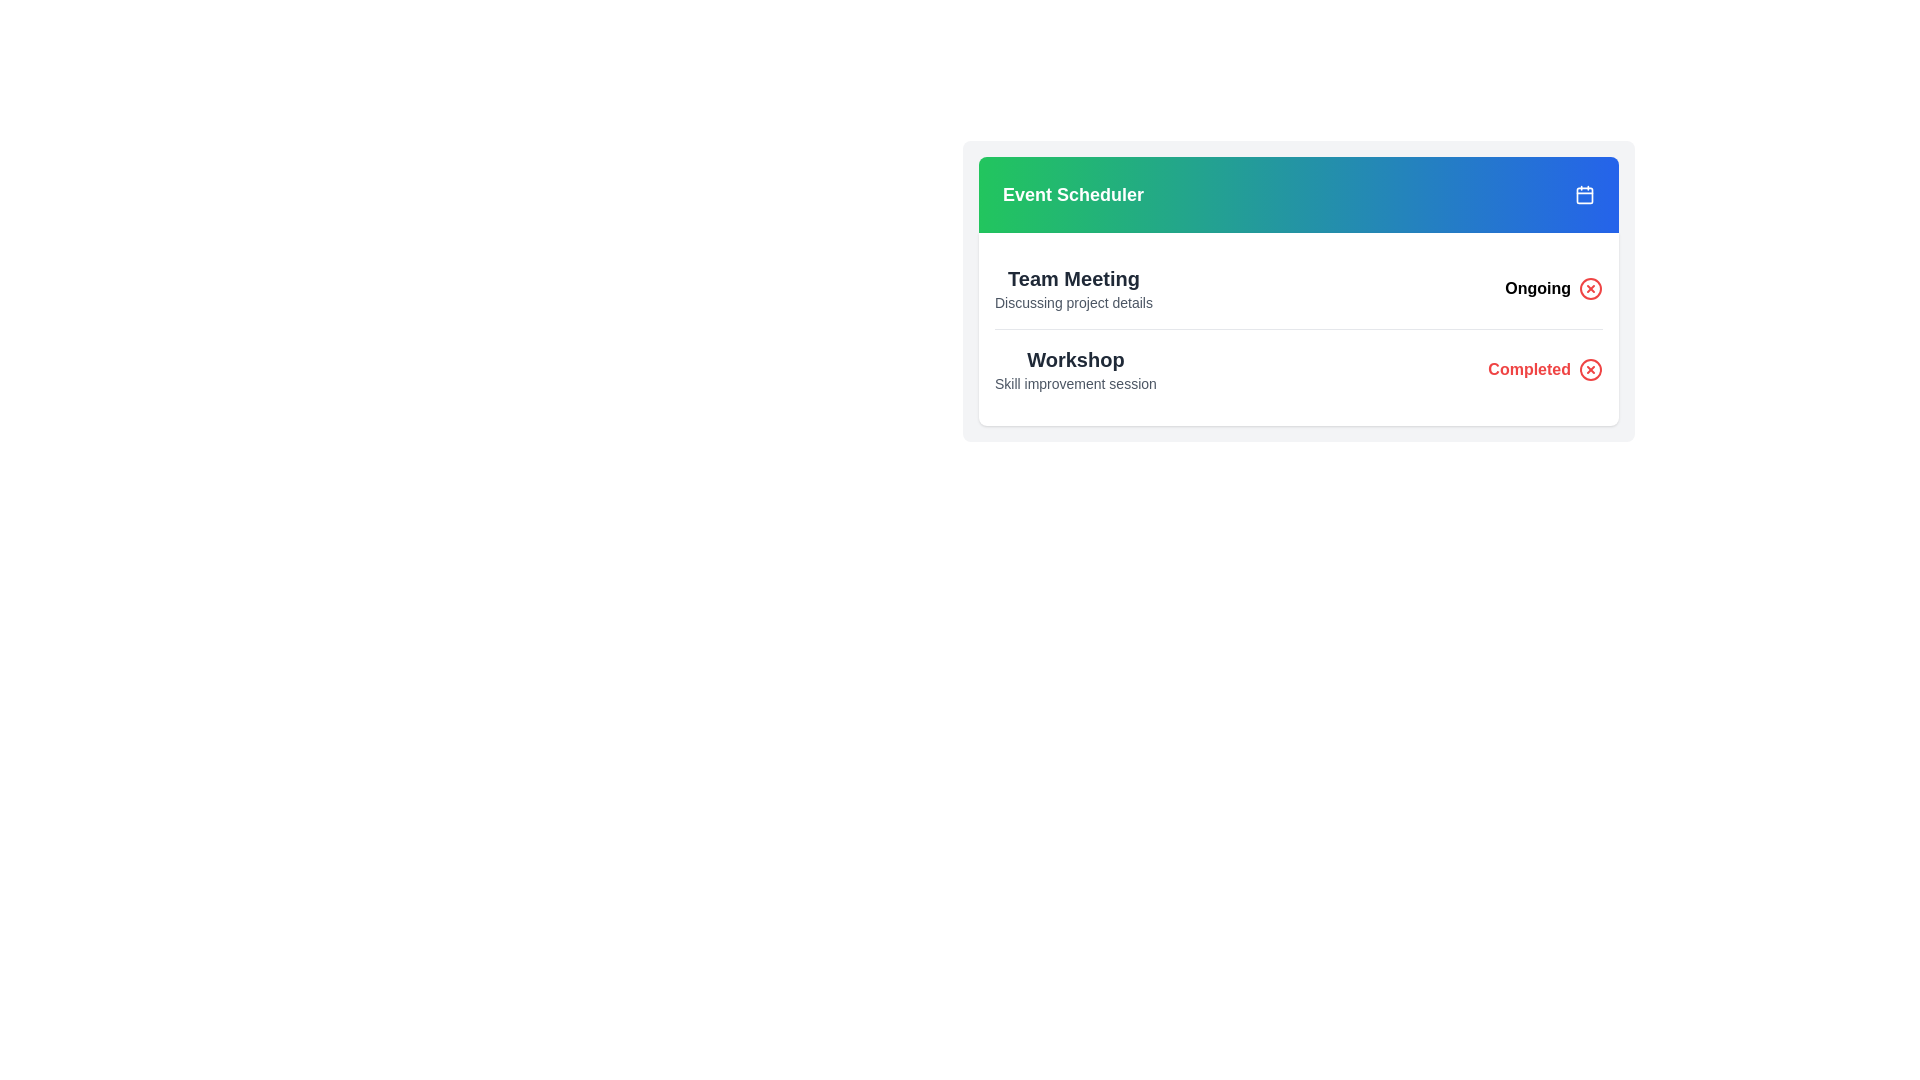  I want to click on the 'Event Scheduler' text label, which is prominently displayed in bold, large font on a green-to-blue gradient background, located on the left side of the header, so click(1072, 195).